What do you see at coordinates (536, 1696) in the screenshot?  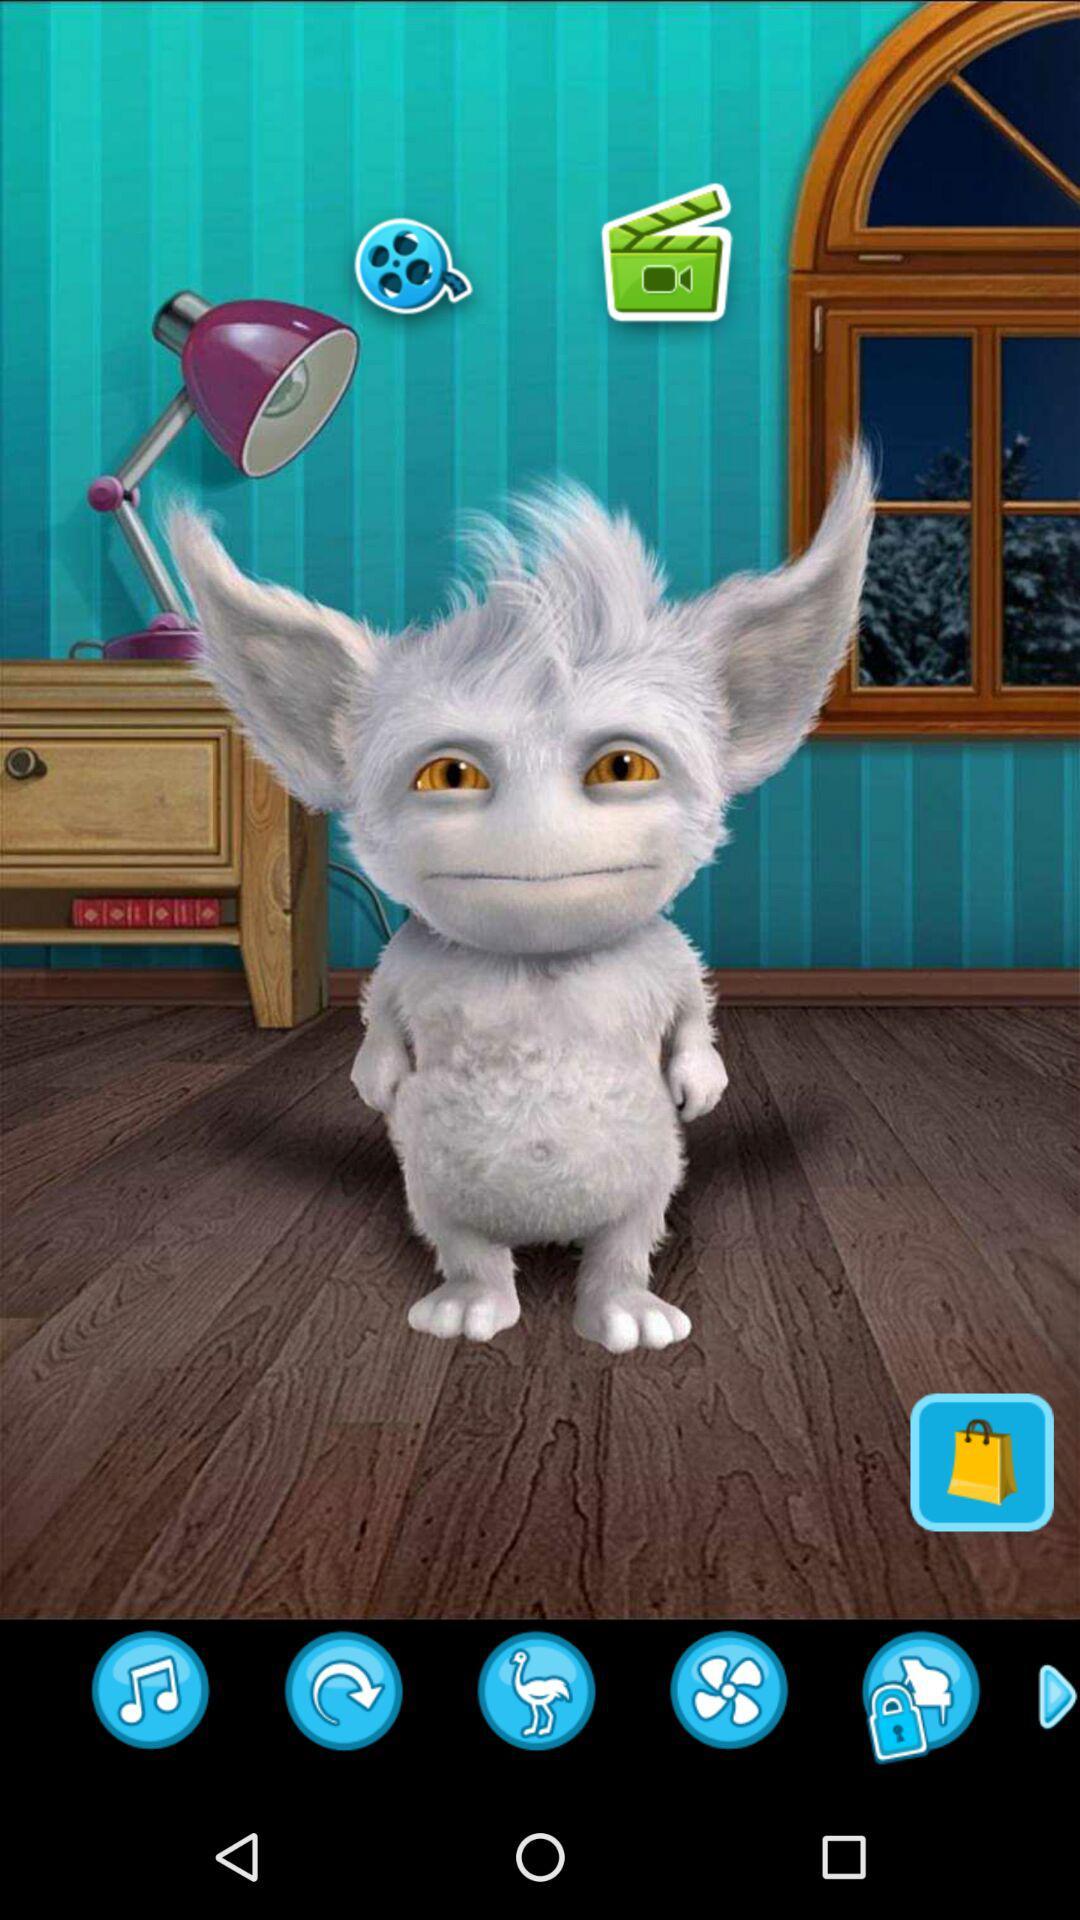 I see `insert animal` at bounding box center [536, 1696].